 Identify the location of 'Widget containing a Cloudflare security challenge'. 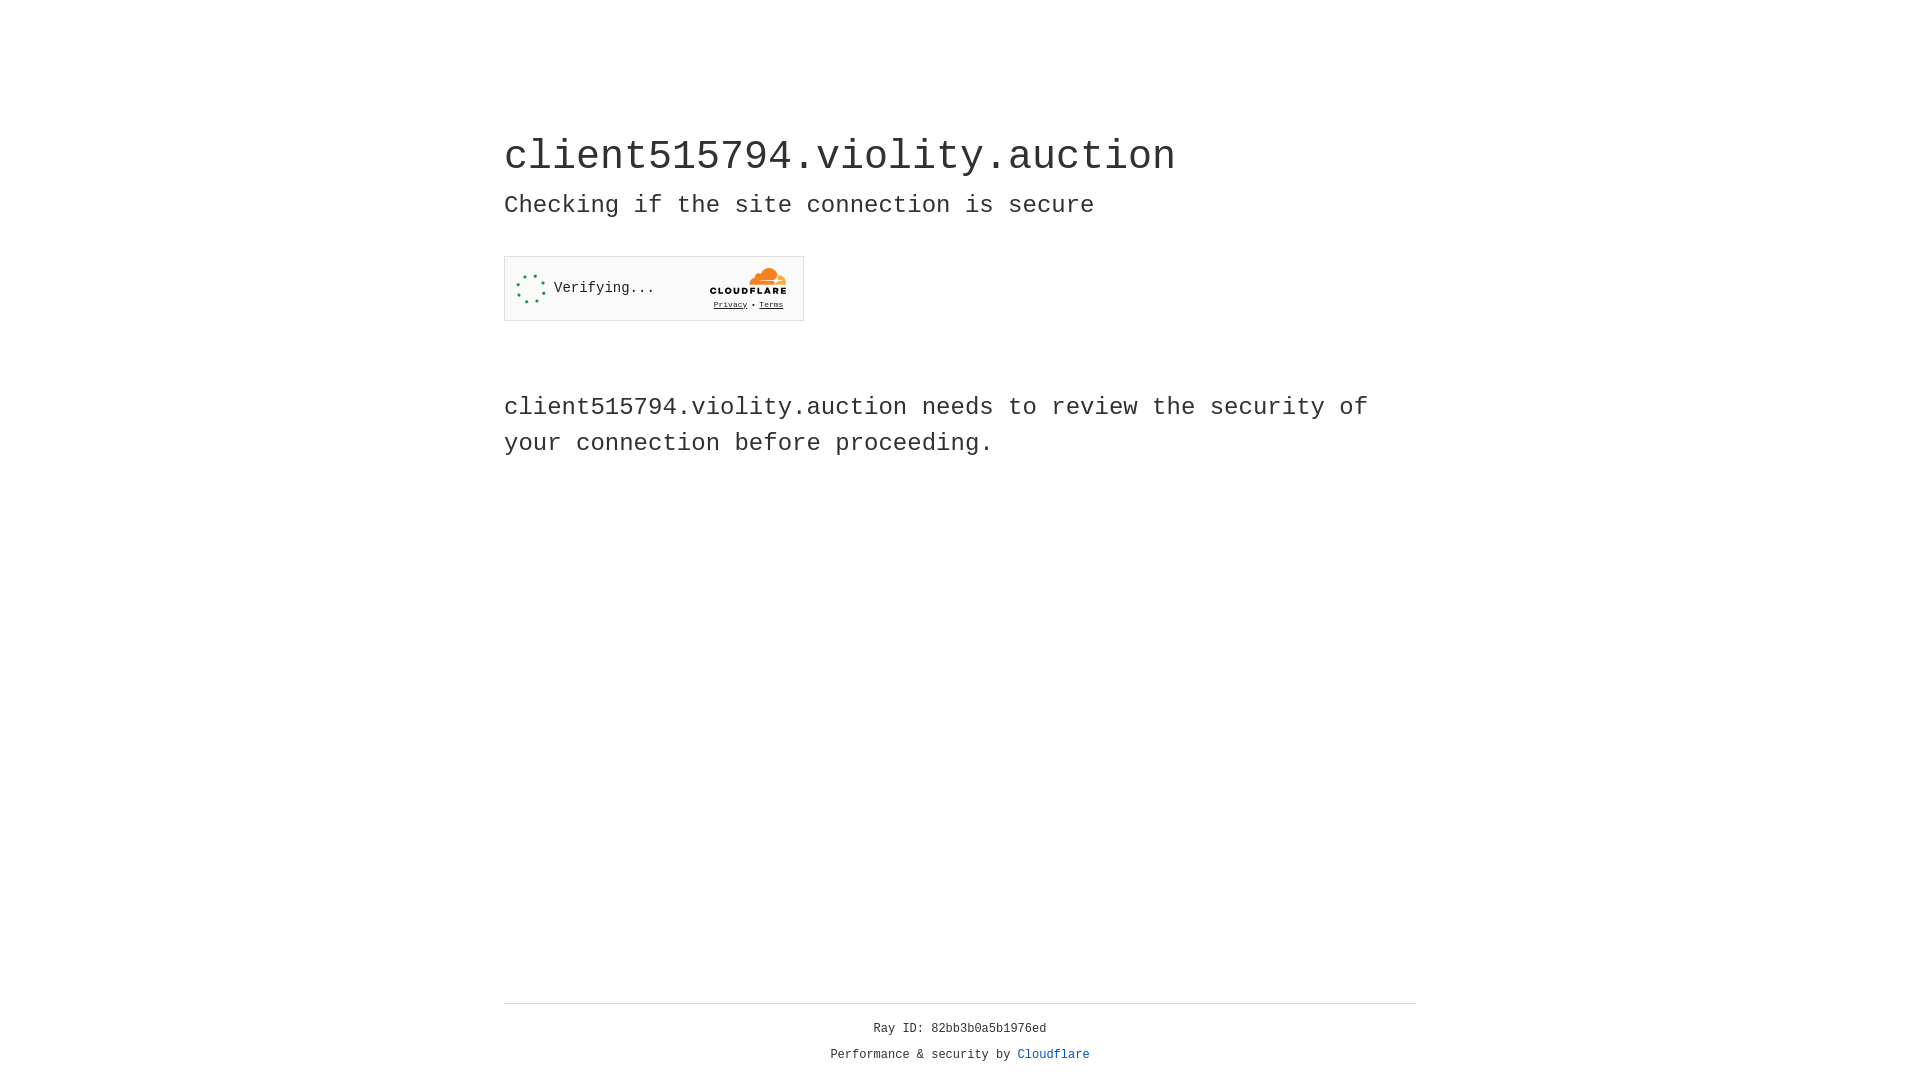
(653, 288).